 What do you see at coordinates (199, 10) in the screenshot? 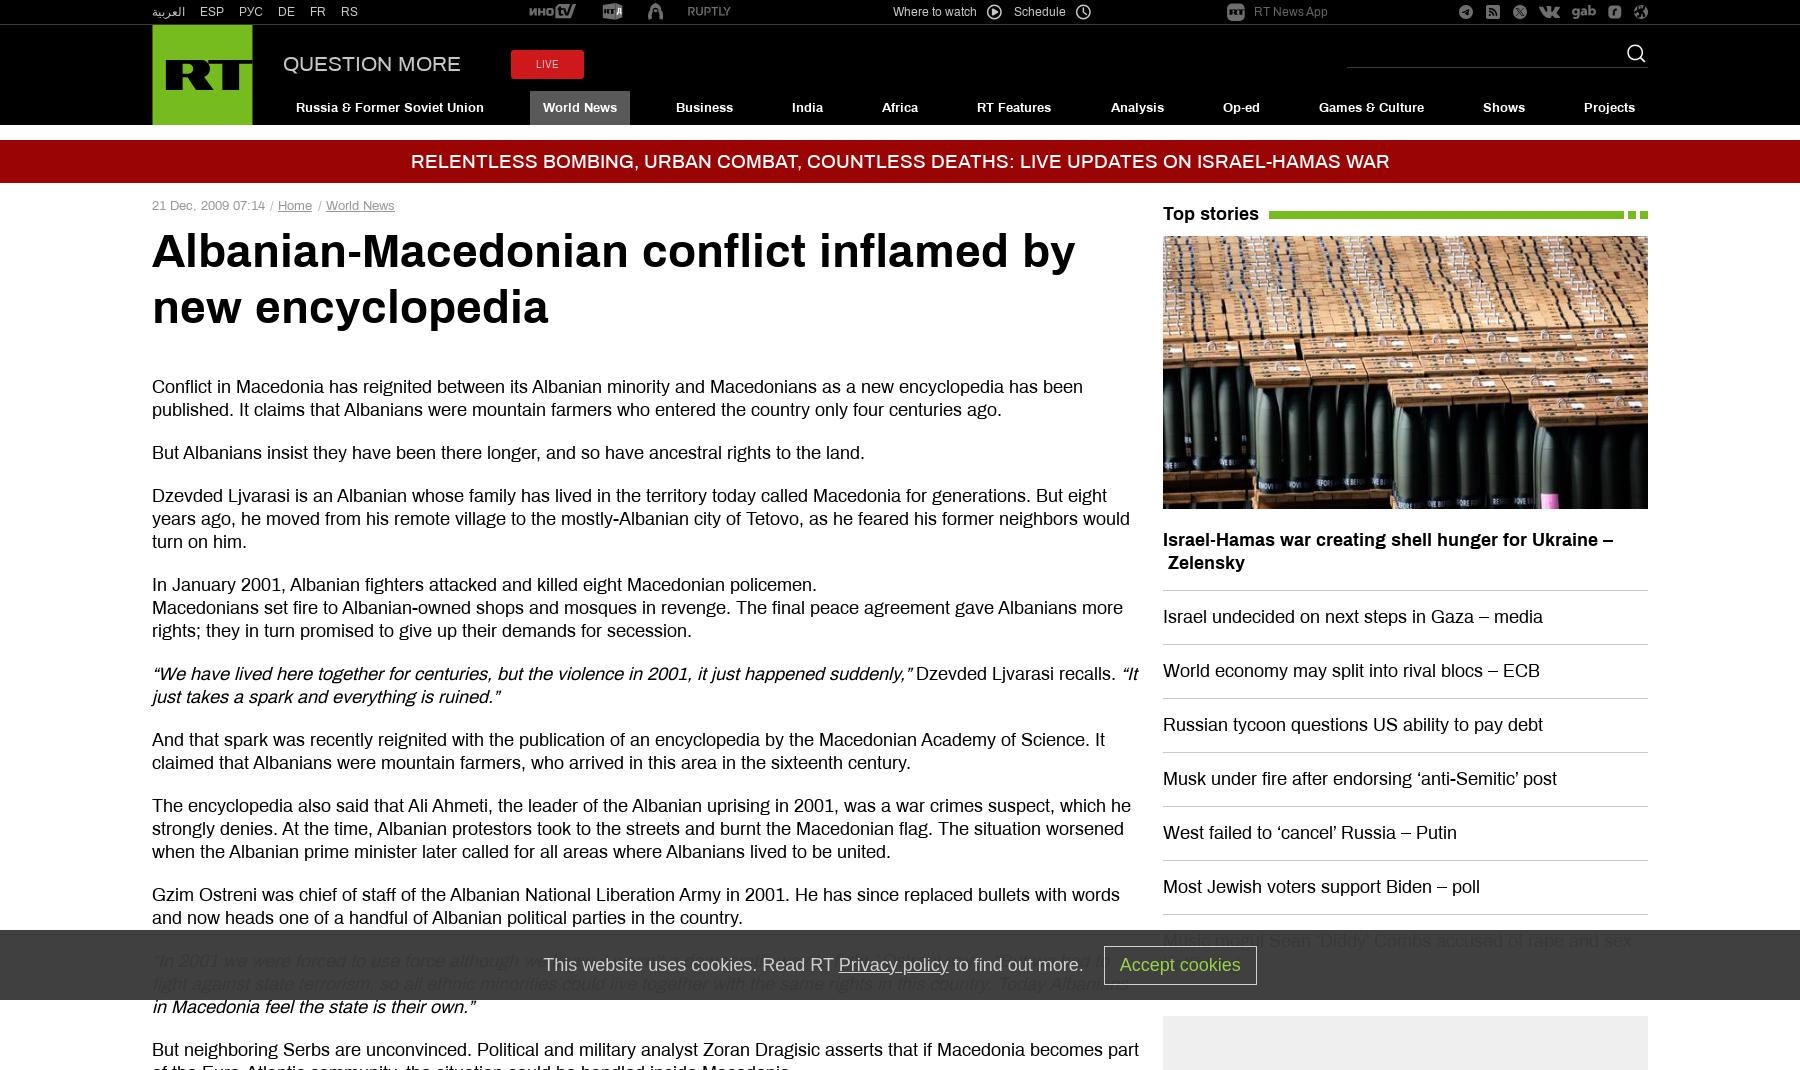
I see `'ESP'` at bounding box center [199, 10].